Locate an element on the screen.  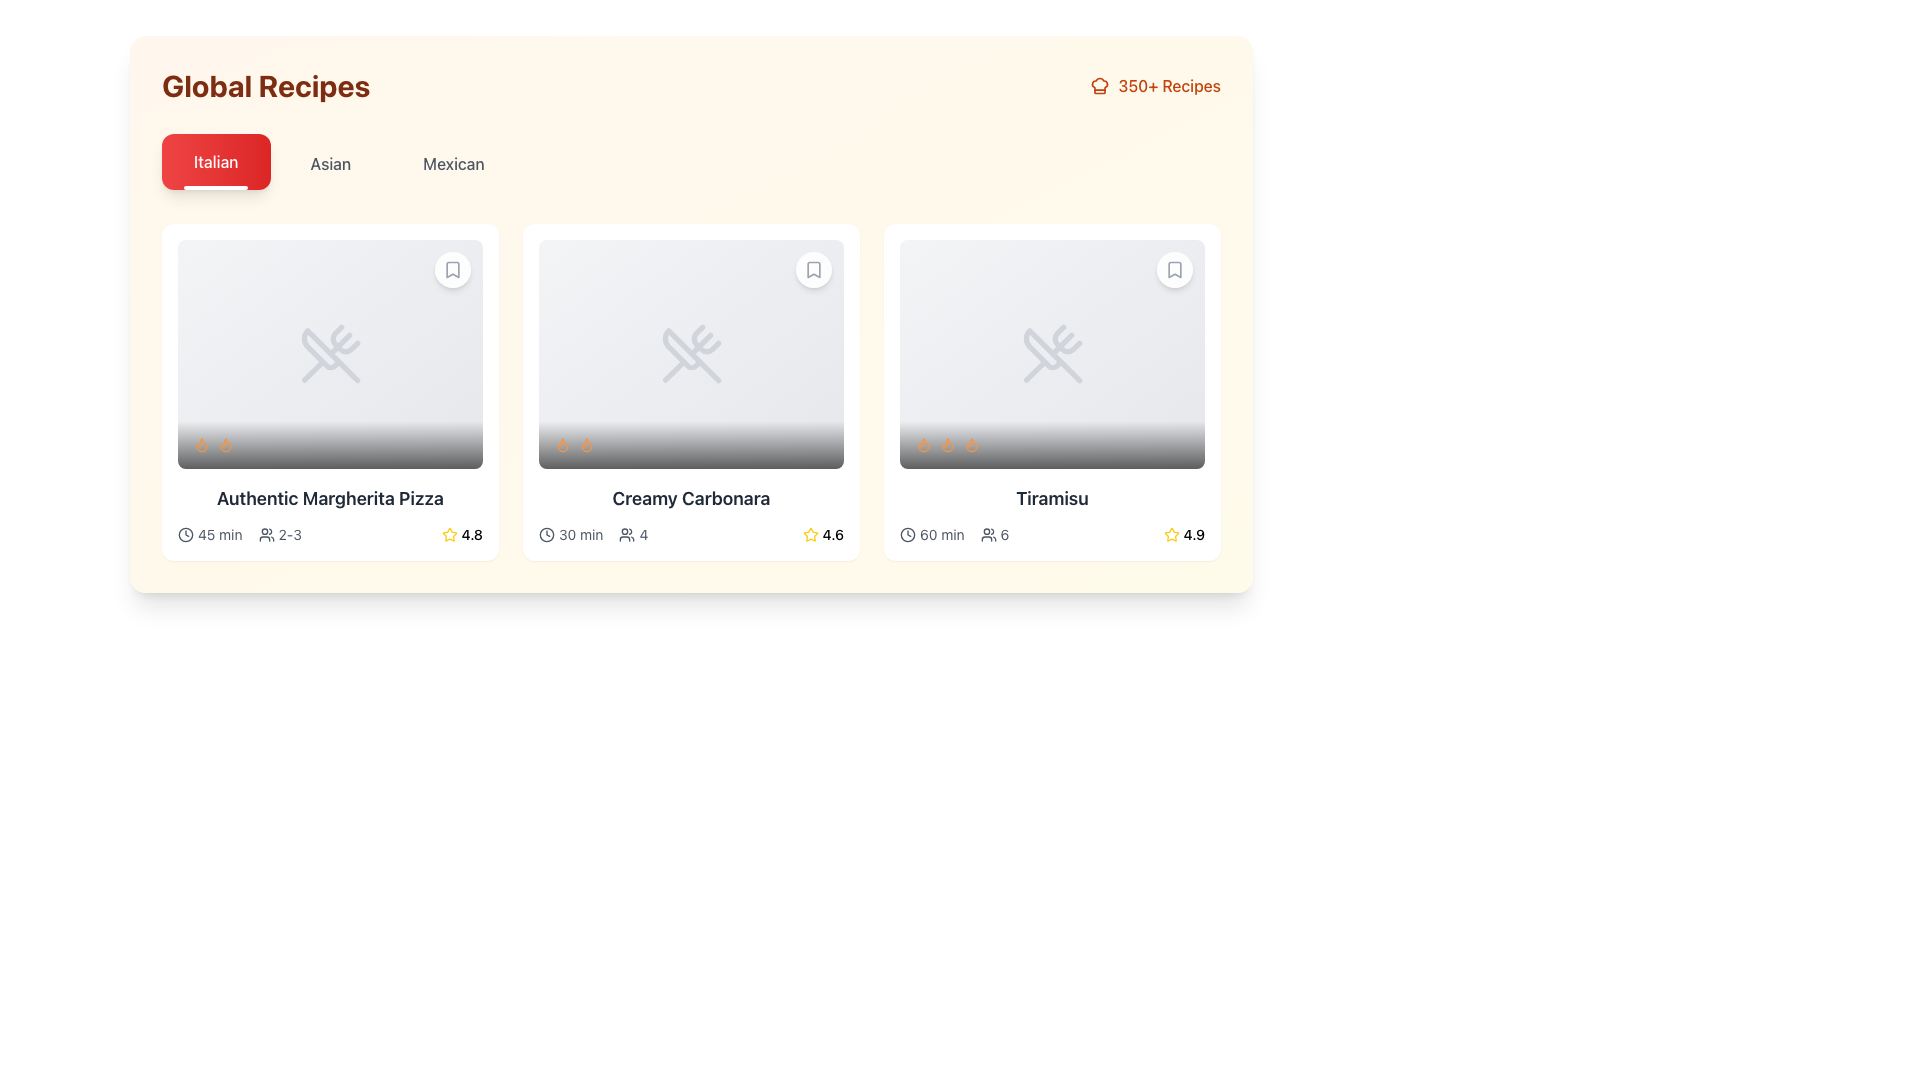
the text label with icons that displays the preparation time and number of servings for the 'Tiramisu' recipe, located in the lower section of the card in the third column of the recipe grid is located at coordinates (953, 533).